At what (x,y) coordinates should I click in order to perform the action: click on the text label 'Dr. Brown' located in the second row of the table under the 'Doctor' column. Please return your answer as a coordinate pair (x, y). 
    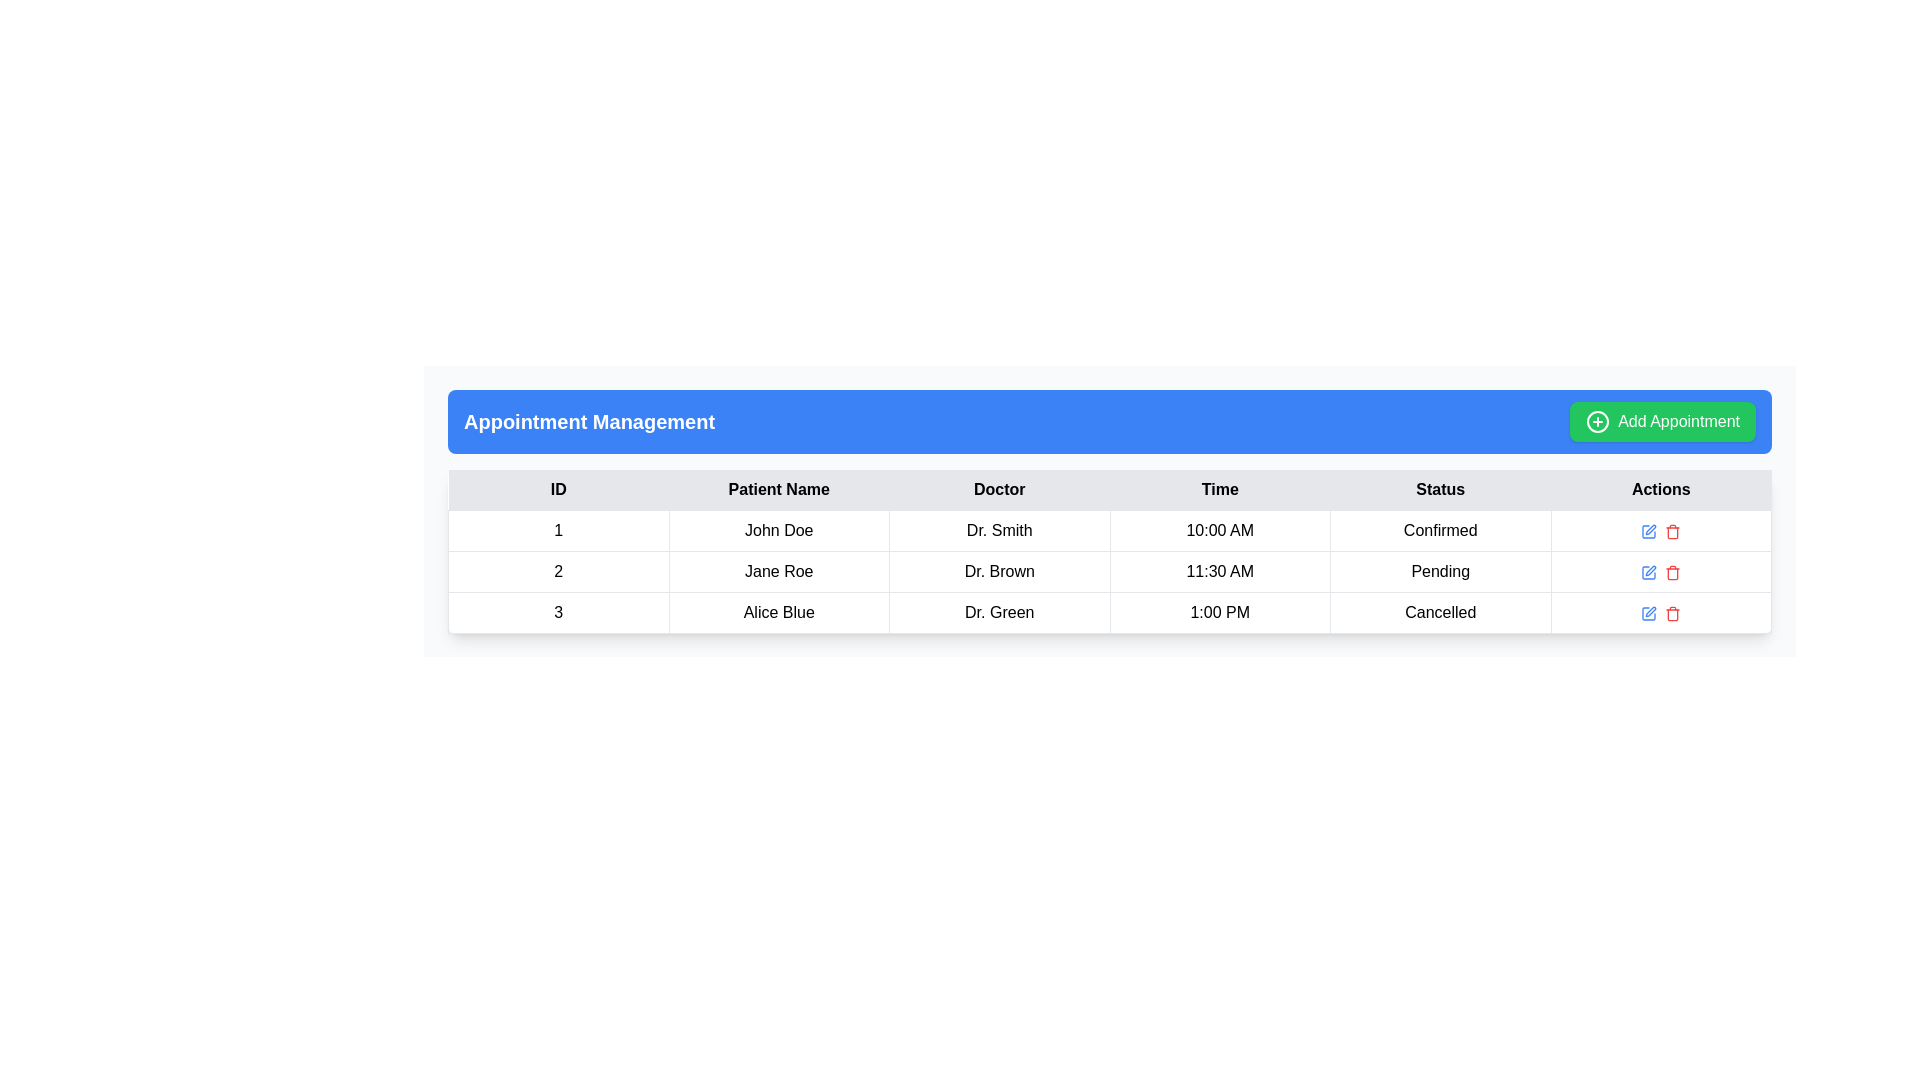
    Looking at the image, I should click on (999, 571).